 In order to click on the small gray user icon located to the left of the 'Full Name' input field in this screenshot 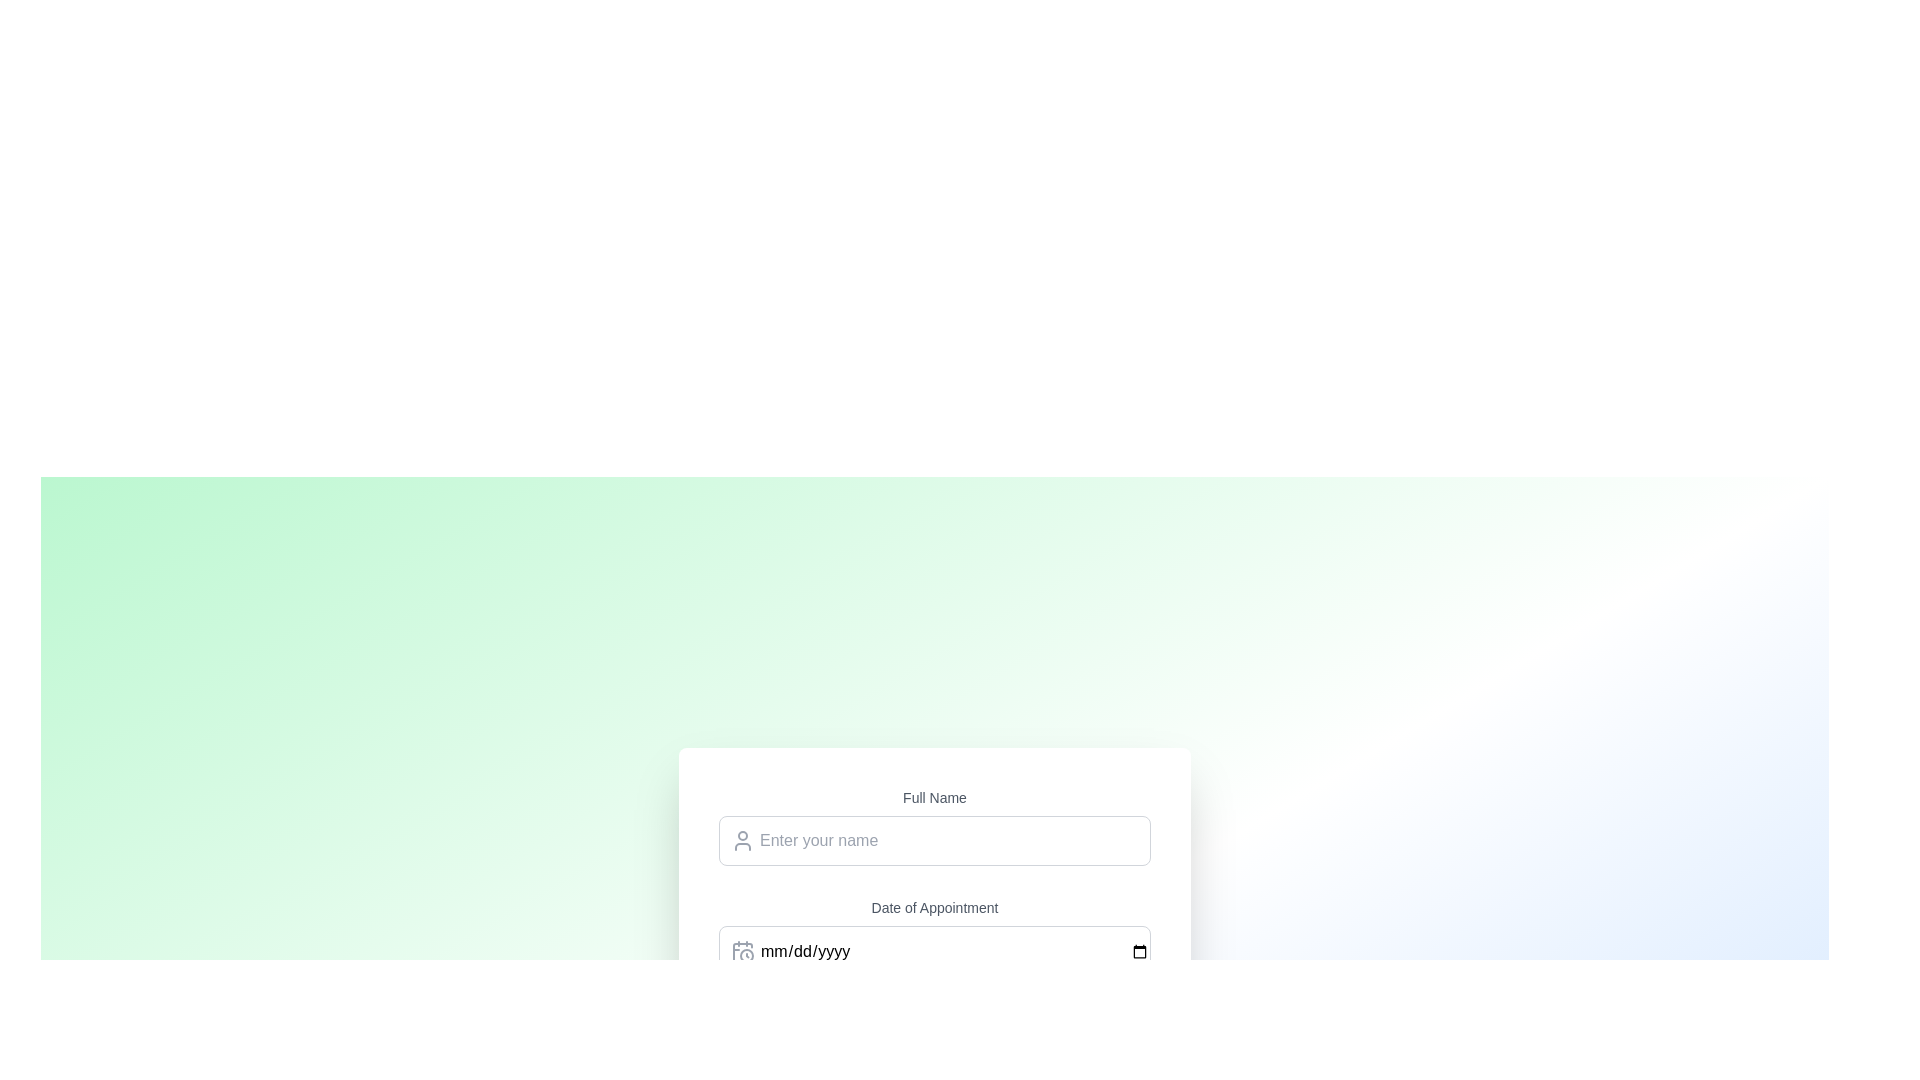, I will do `click(742, 840)`.